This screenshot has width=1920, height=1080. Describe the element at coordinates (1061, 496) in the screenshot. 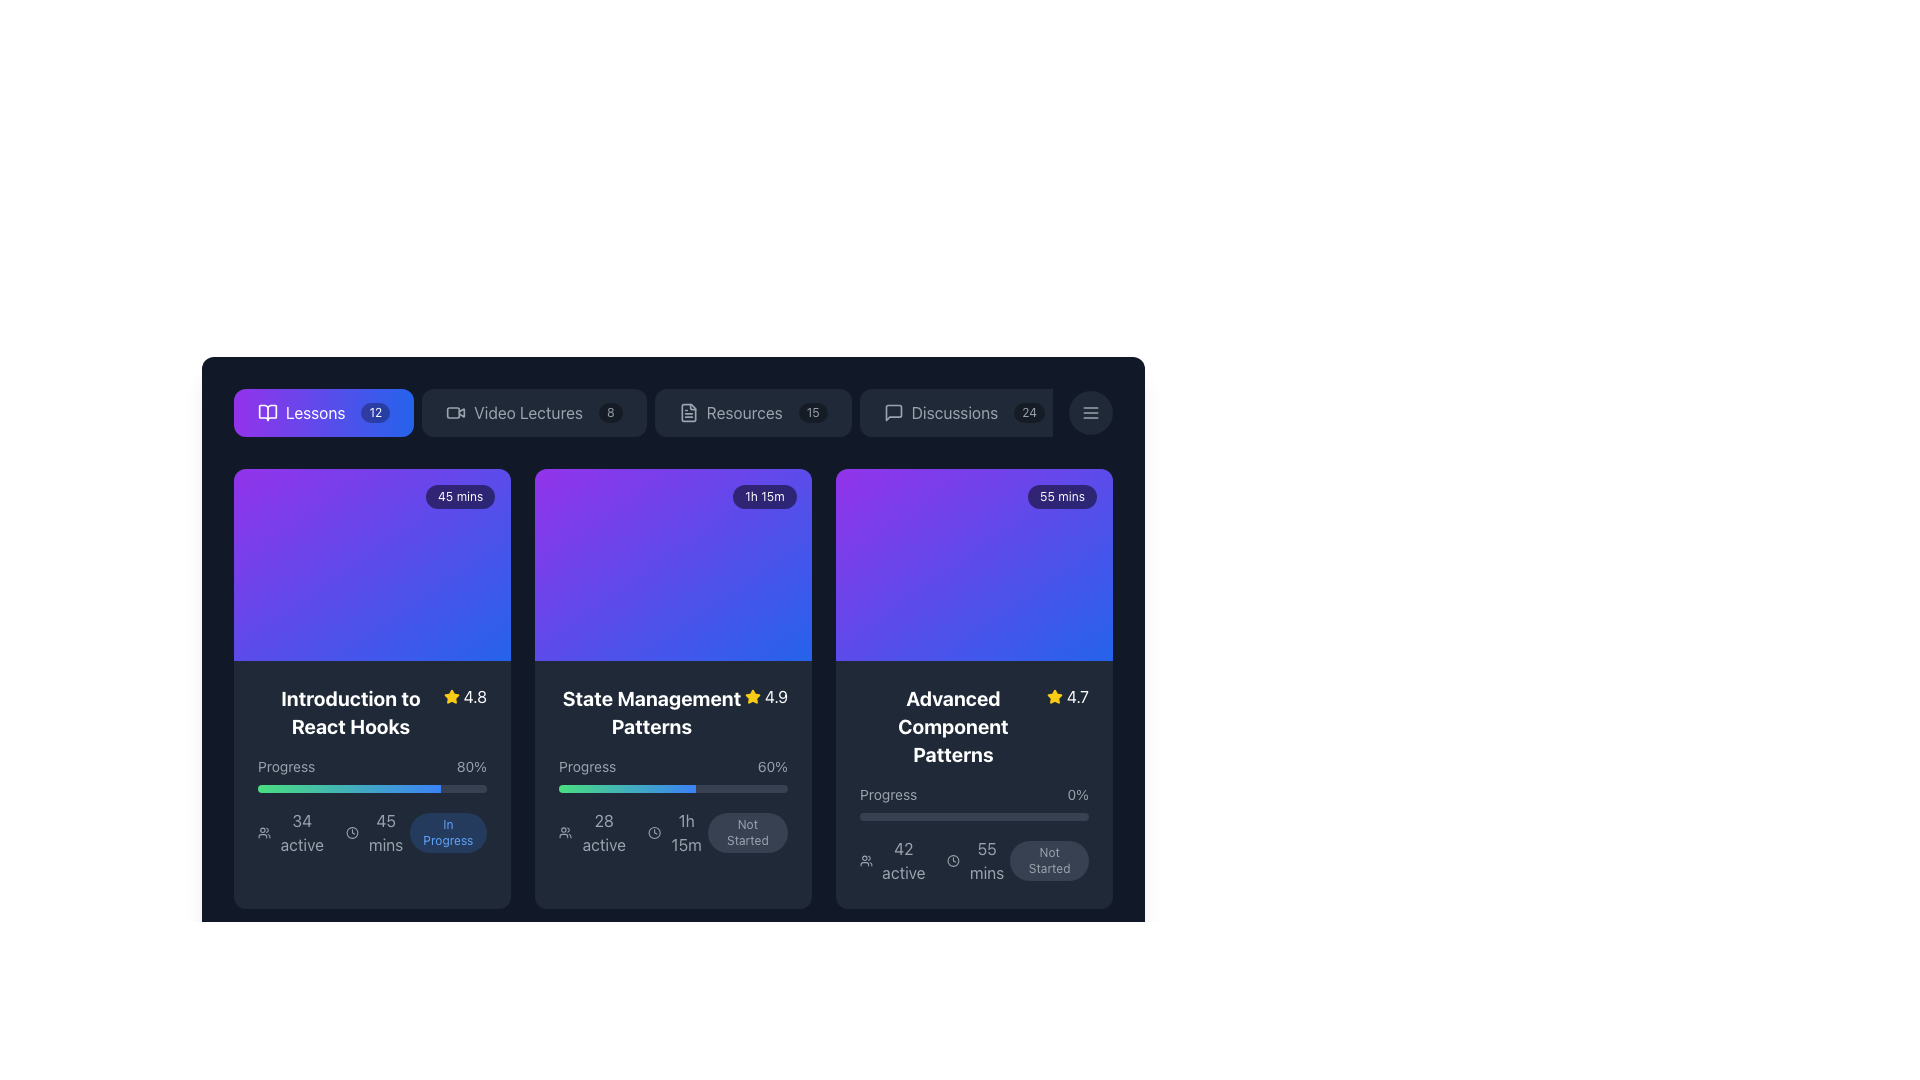

I see `text of the label displaying '55 mins', which is a small horizontally elongated pill-shaped label with a dark background and white text located in the top-right corner of the 'Advanced Component Patterns' card` at that location.